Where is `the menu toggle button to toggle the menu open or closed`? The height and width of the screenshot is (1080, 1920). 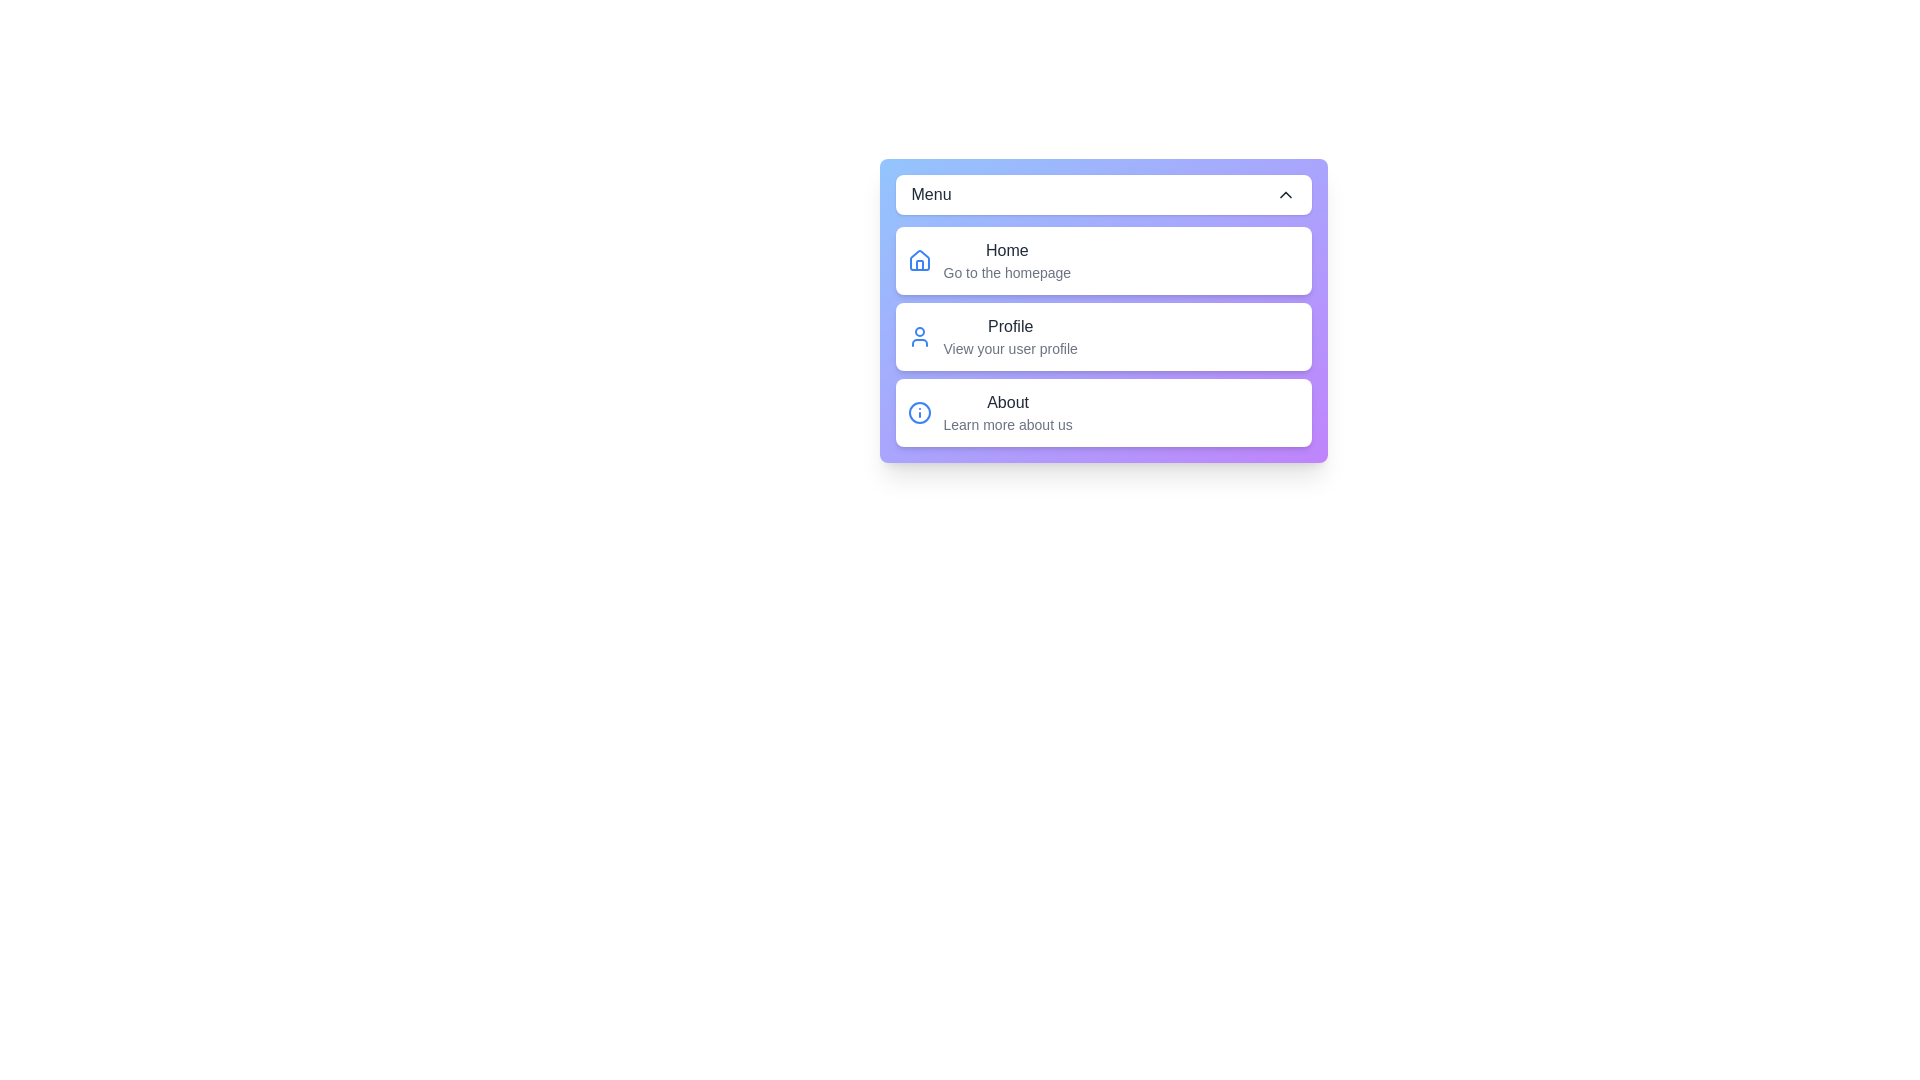 the menu toggle button to toggle the menu open or closed is located at coordinates (1102, 195).